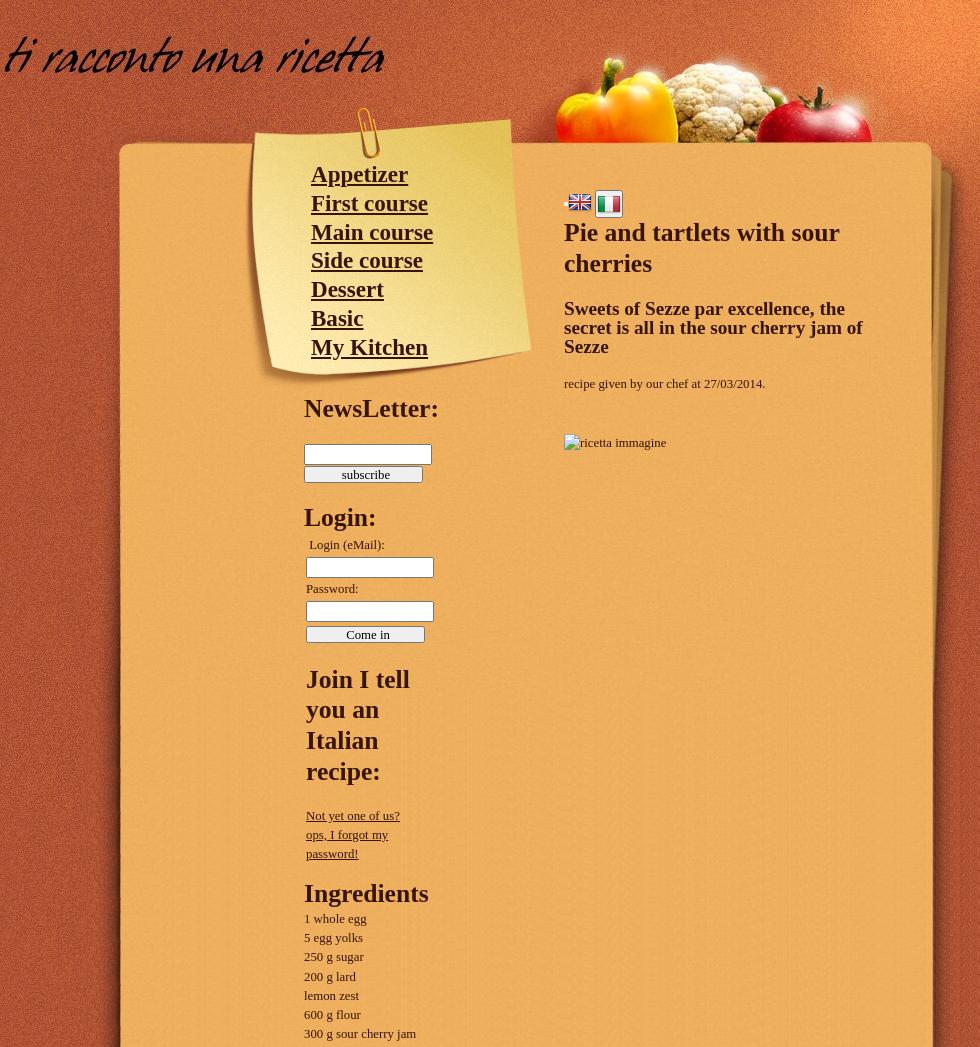  I want to click on '250 g sugar', so click(333, 955).